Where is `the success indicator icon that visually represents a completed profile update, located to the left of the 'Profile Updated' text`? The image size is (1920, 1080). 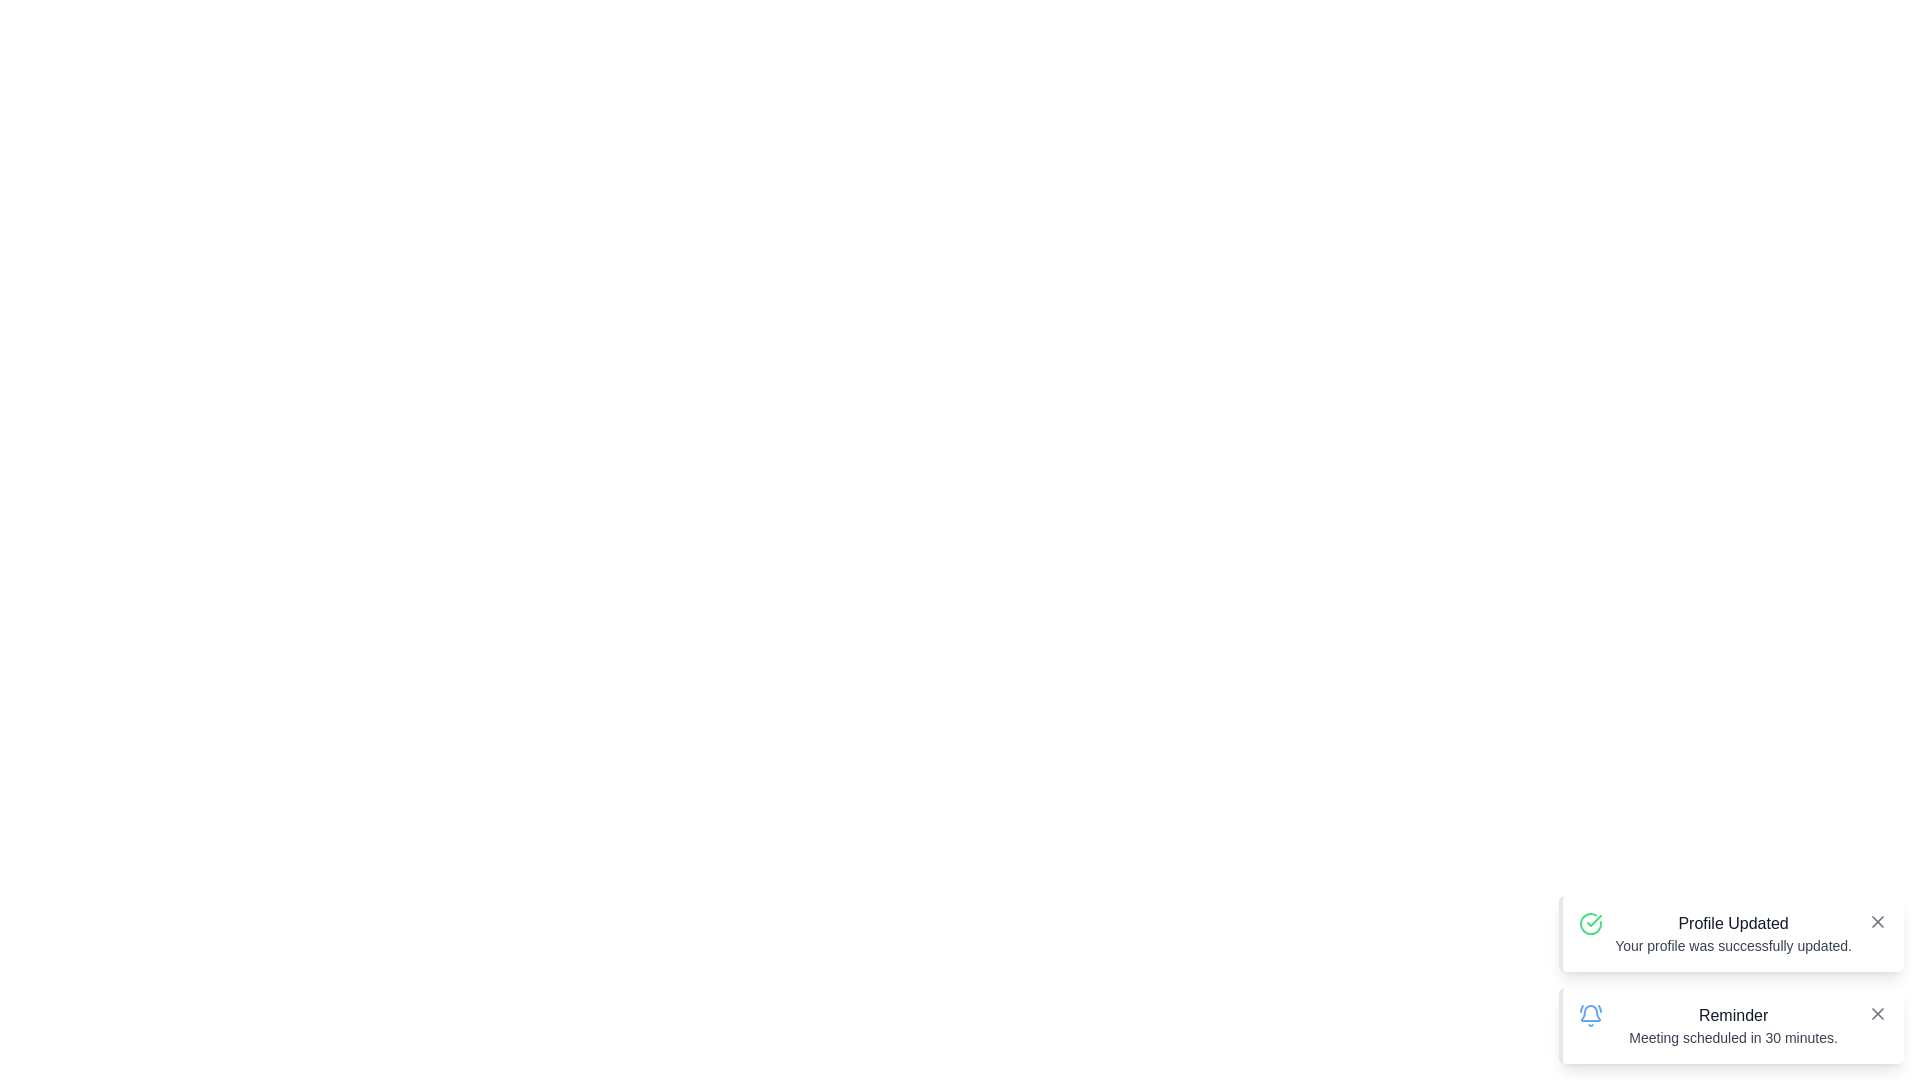
the success indicator icon that visually represents a completed profile update, located to the left of the 'Profile Updated' text is located at coordinates (1590, 924).